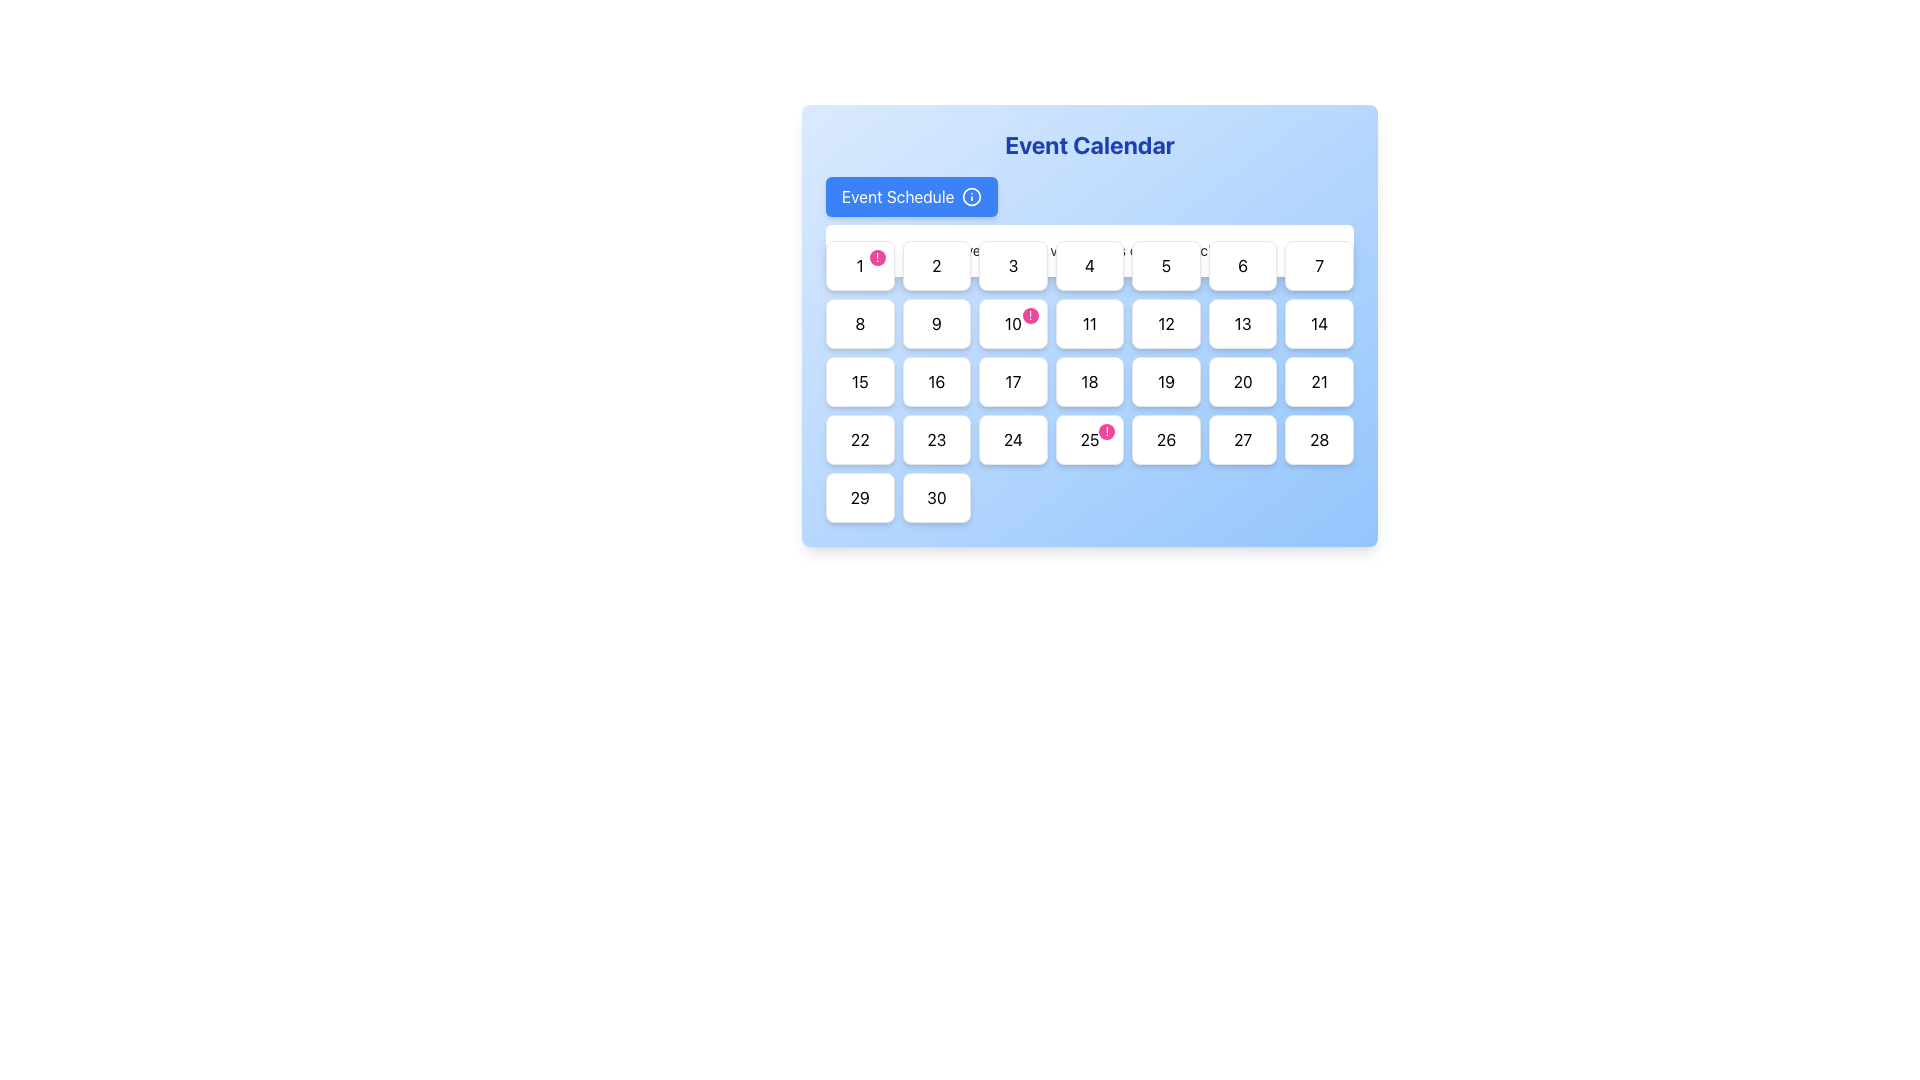  What do you see at coordinates (935, 323) in the screenshot?
I see `the white, rectangular button with rounded corners labeled '9', which is part of a grid layout in the blue calendar interface` at bounding box center [935, 323].